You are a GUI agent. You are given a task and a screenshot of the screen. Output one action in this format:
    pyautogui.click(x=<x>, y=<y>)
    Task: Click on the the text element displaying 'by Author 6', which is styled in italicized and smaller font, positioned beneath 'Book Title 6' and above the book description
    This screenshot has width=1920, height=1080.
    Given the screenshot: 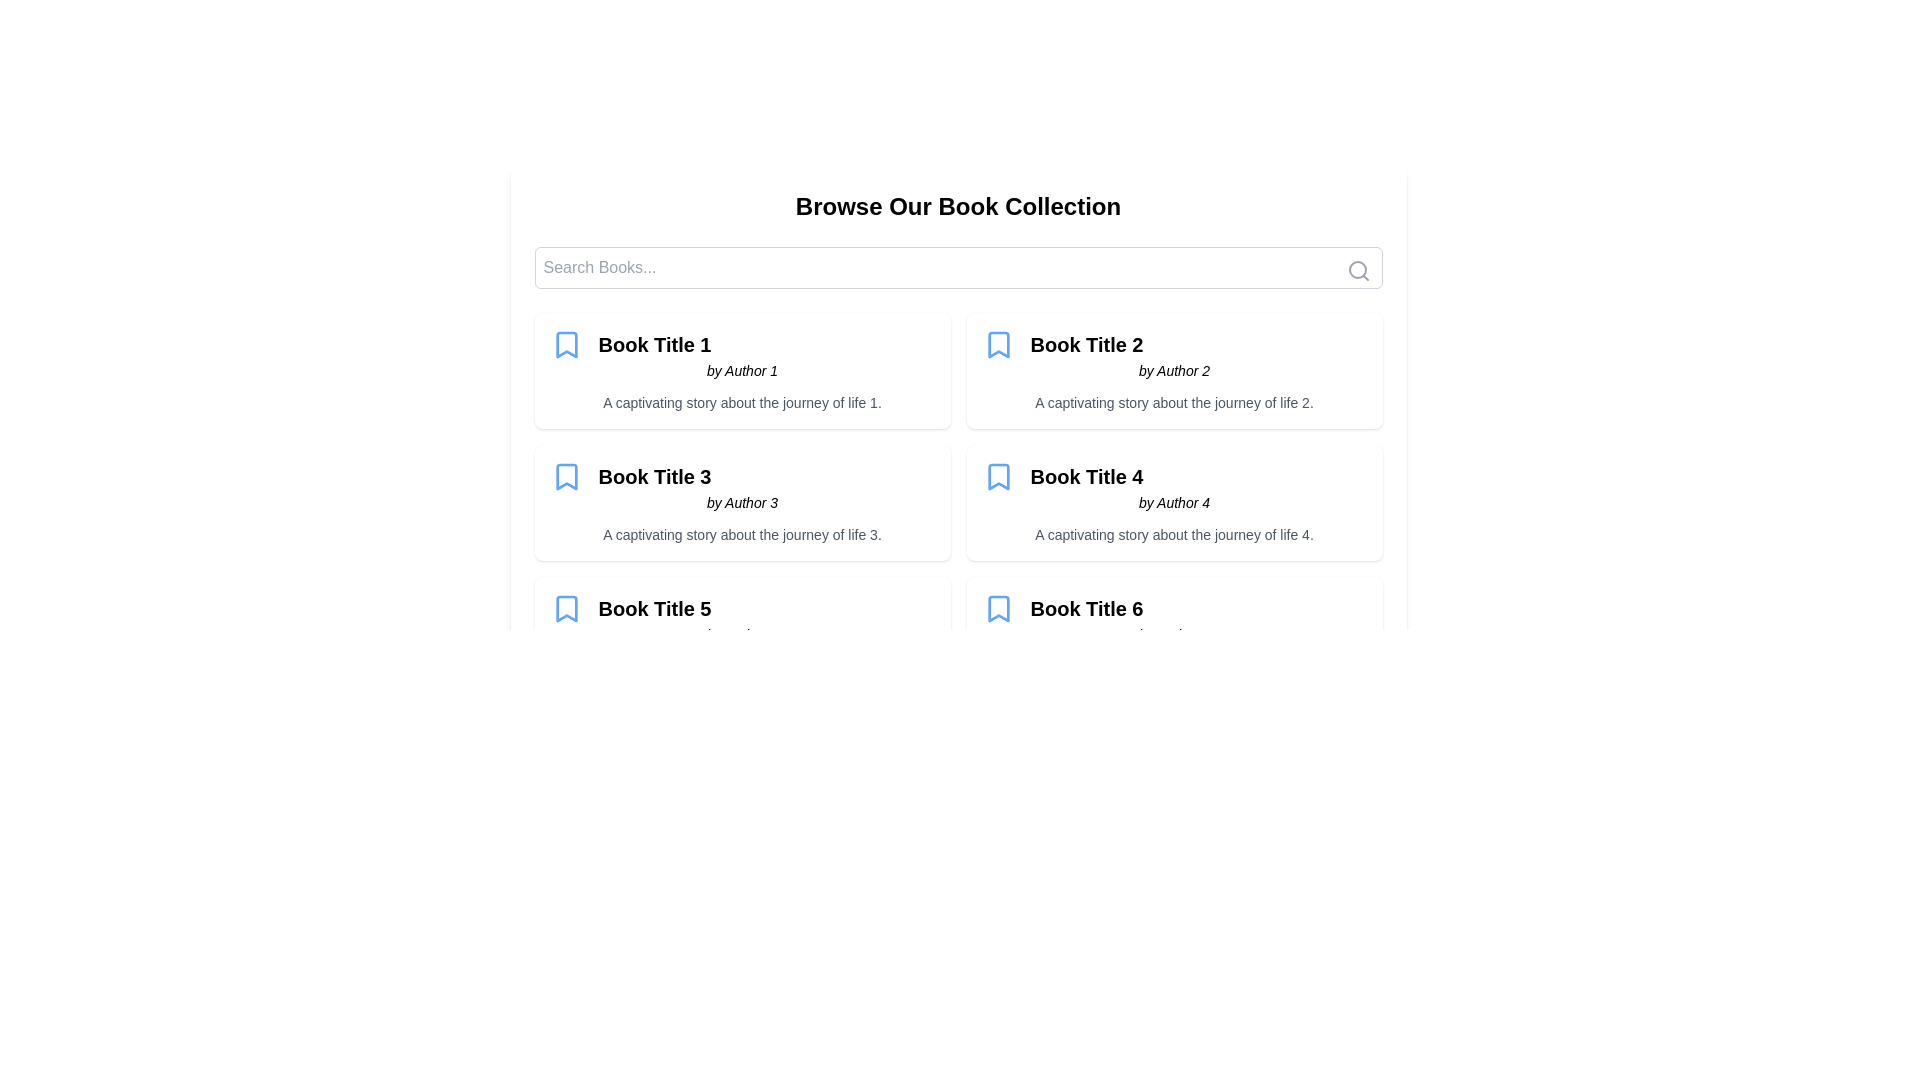 What is the action you would take?
    pyautogui.click(x=1174, y=635)
    